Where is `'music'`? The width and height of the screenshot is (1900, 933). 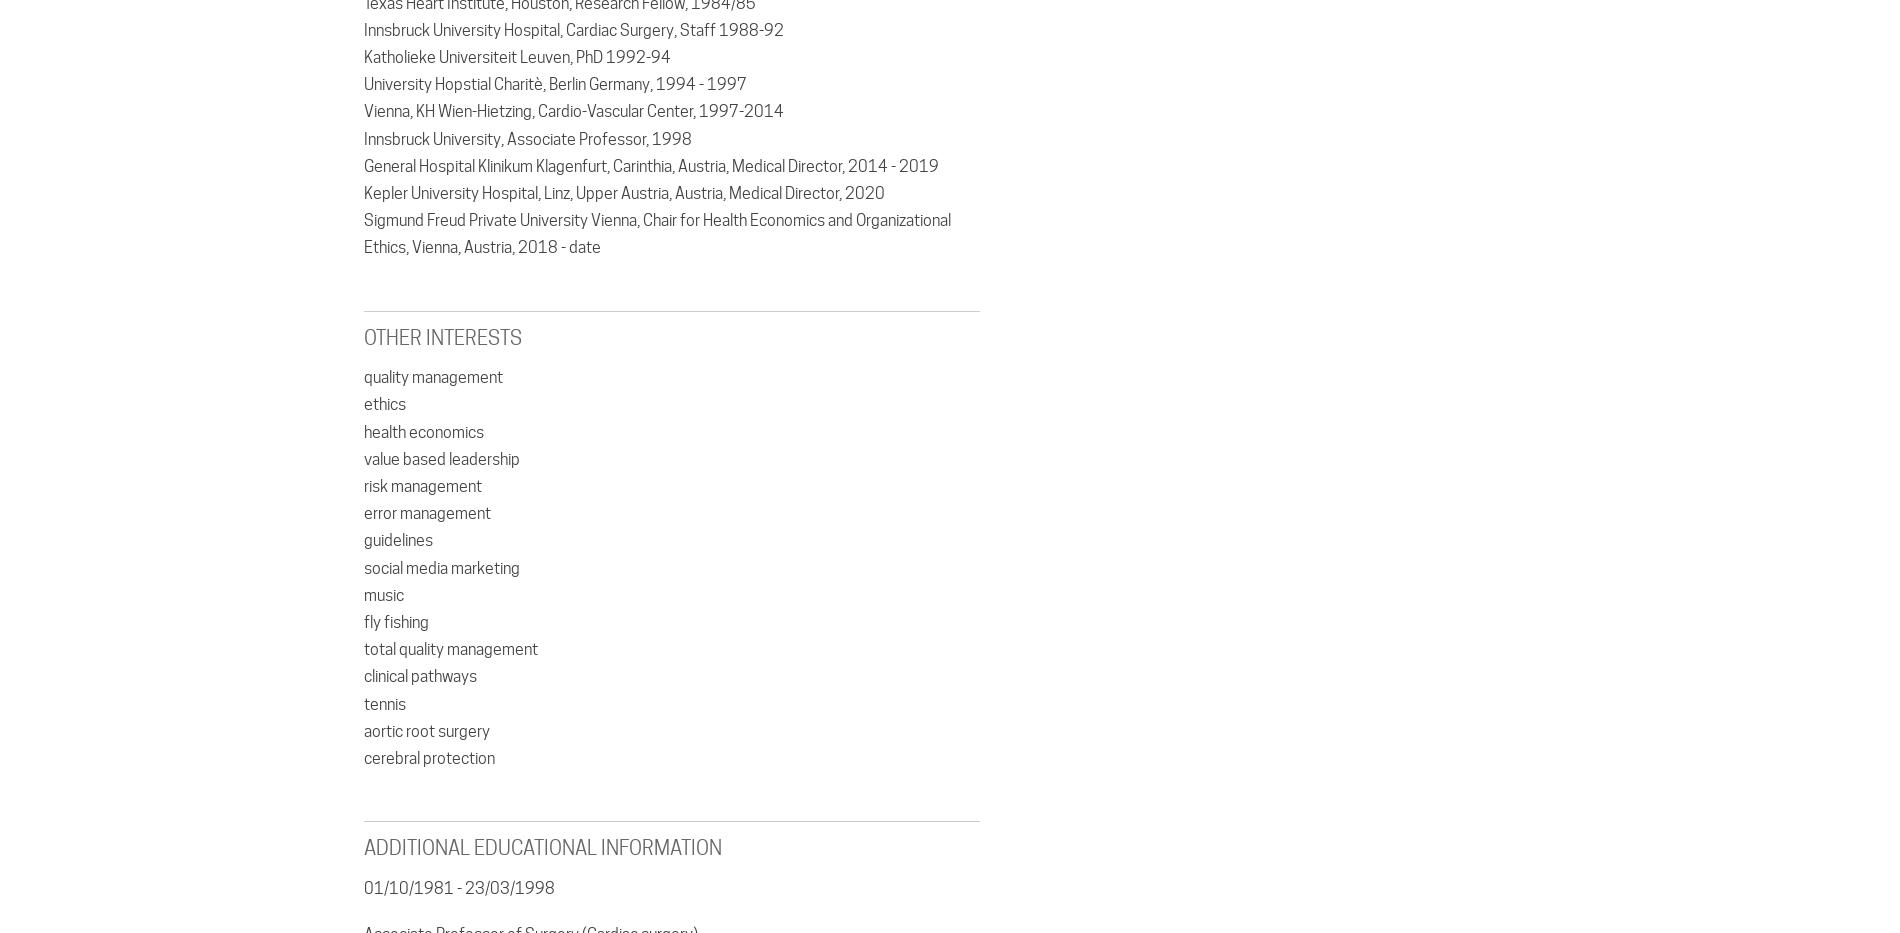 'music' is located at coordinates (382, 594).